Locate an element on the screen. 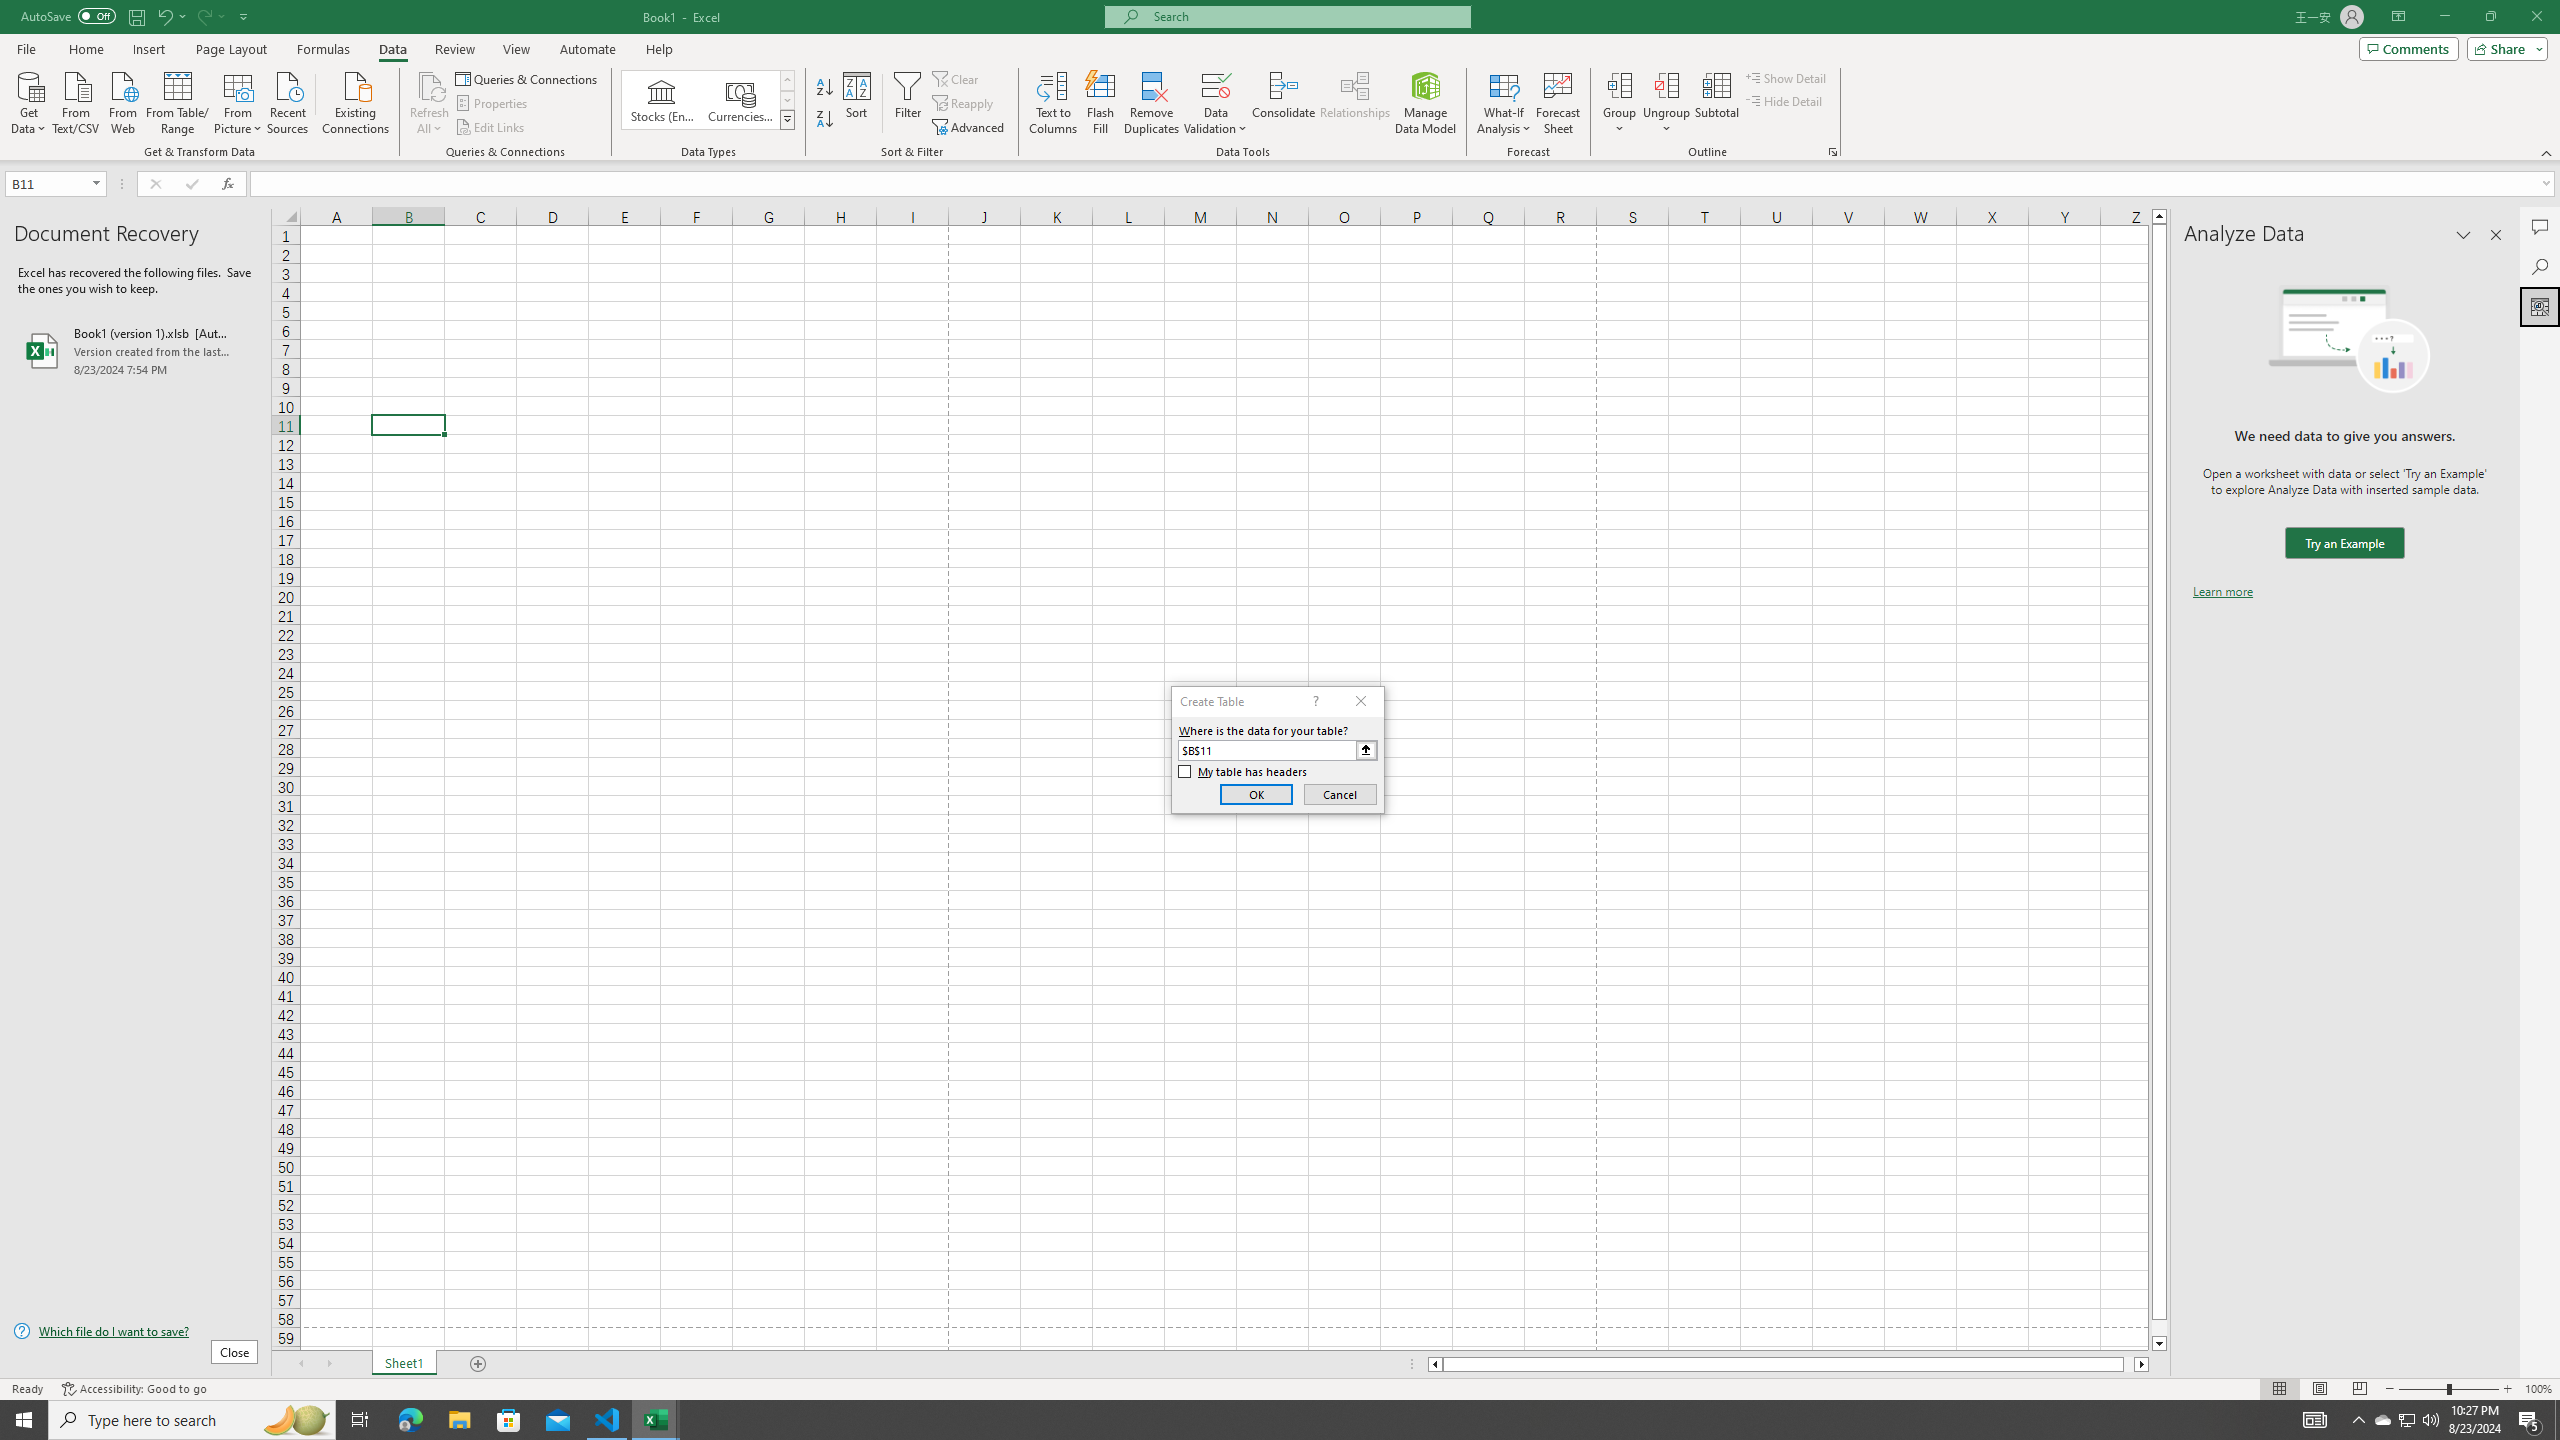  'Sort A to Z' is located at coordinates (824, 87).